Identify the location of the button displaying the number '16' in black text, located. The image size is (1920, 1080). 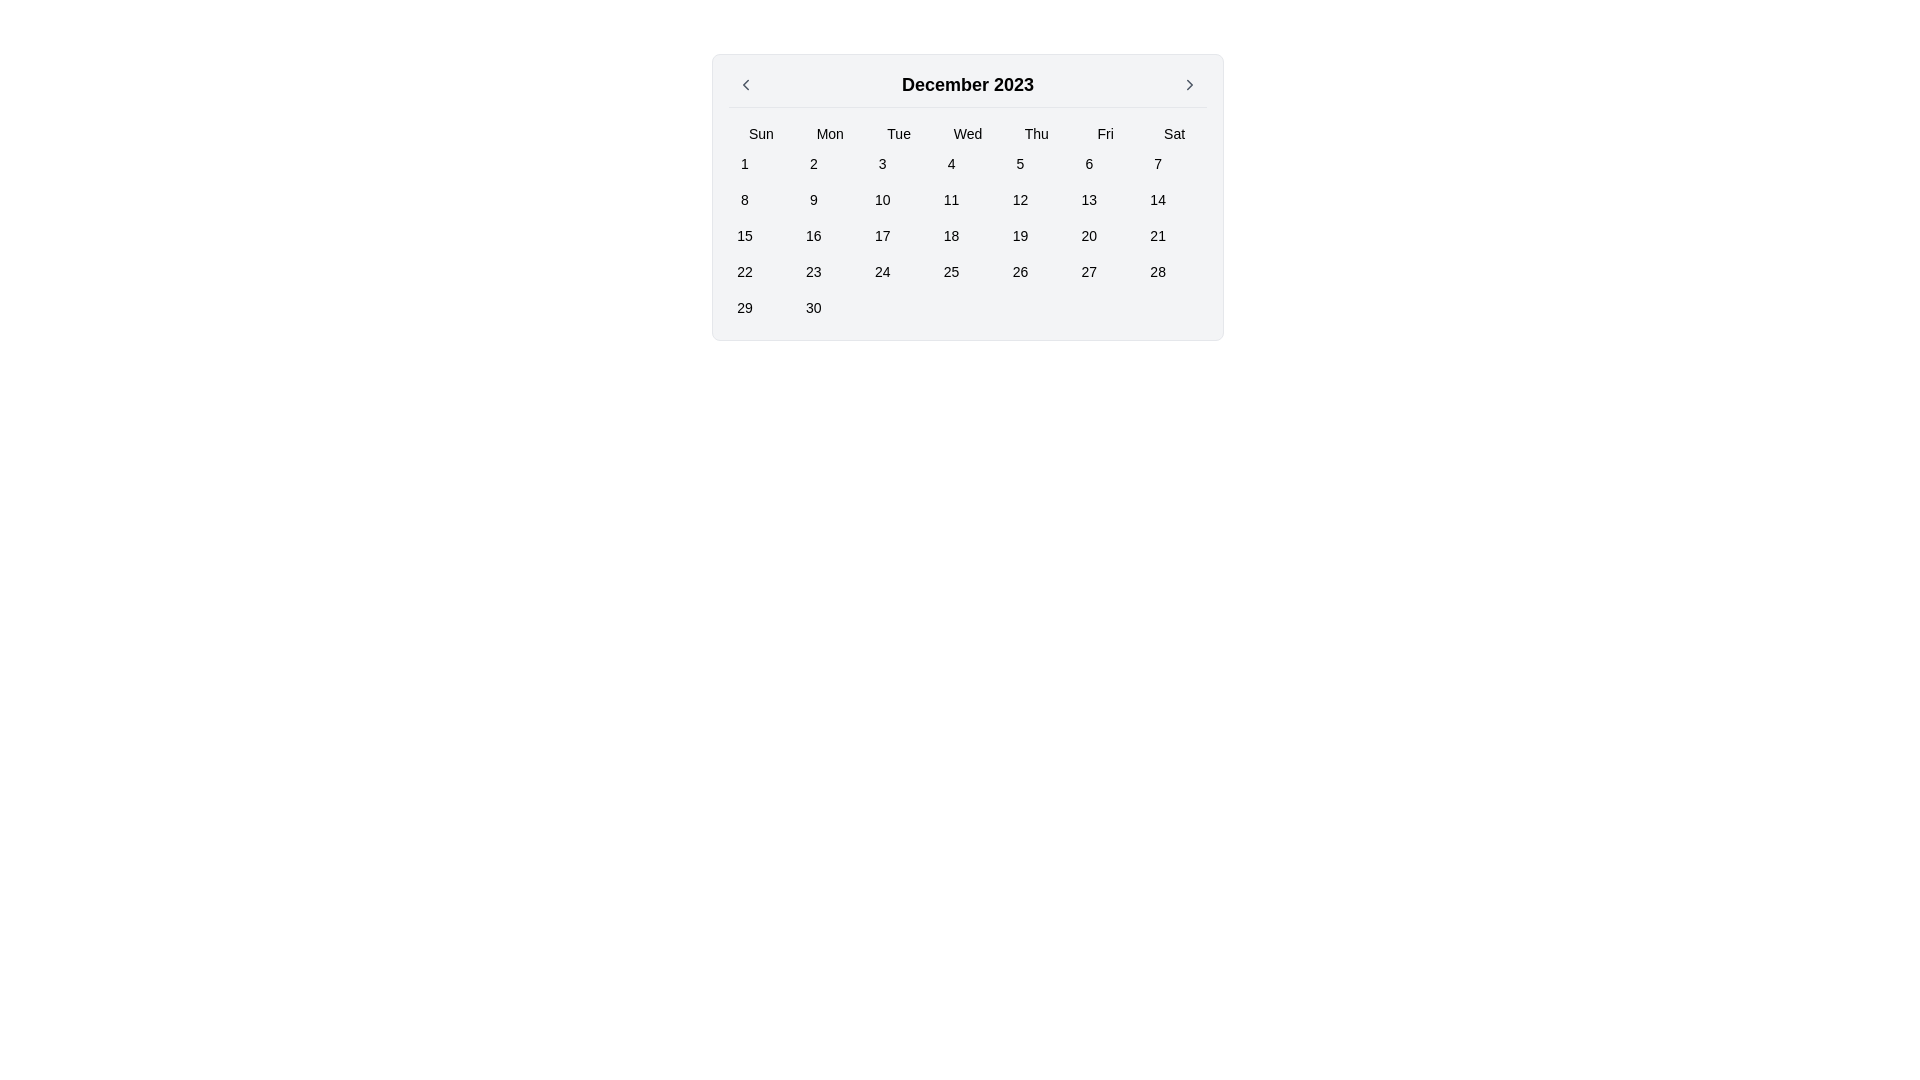
(813, 234).